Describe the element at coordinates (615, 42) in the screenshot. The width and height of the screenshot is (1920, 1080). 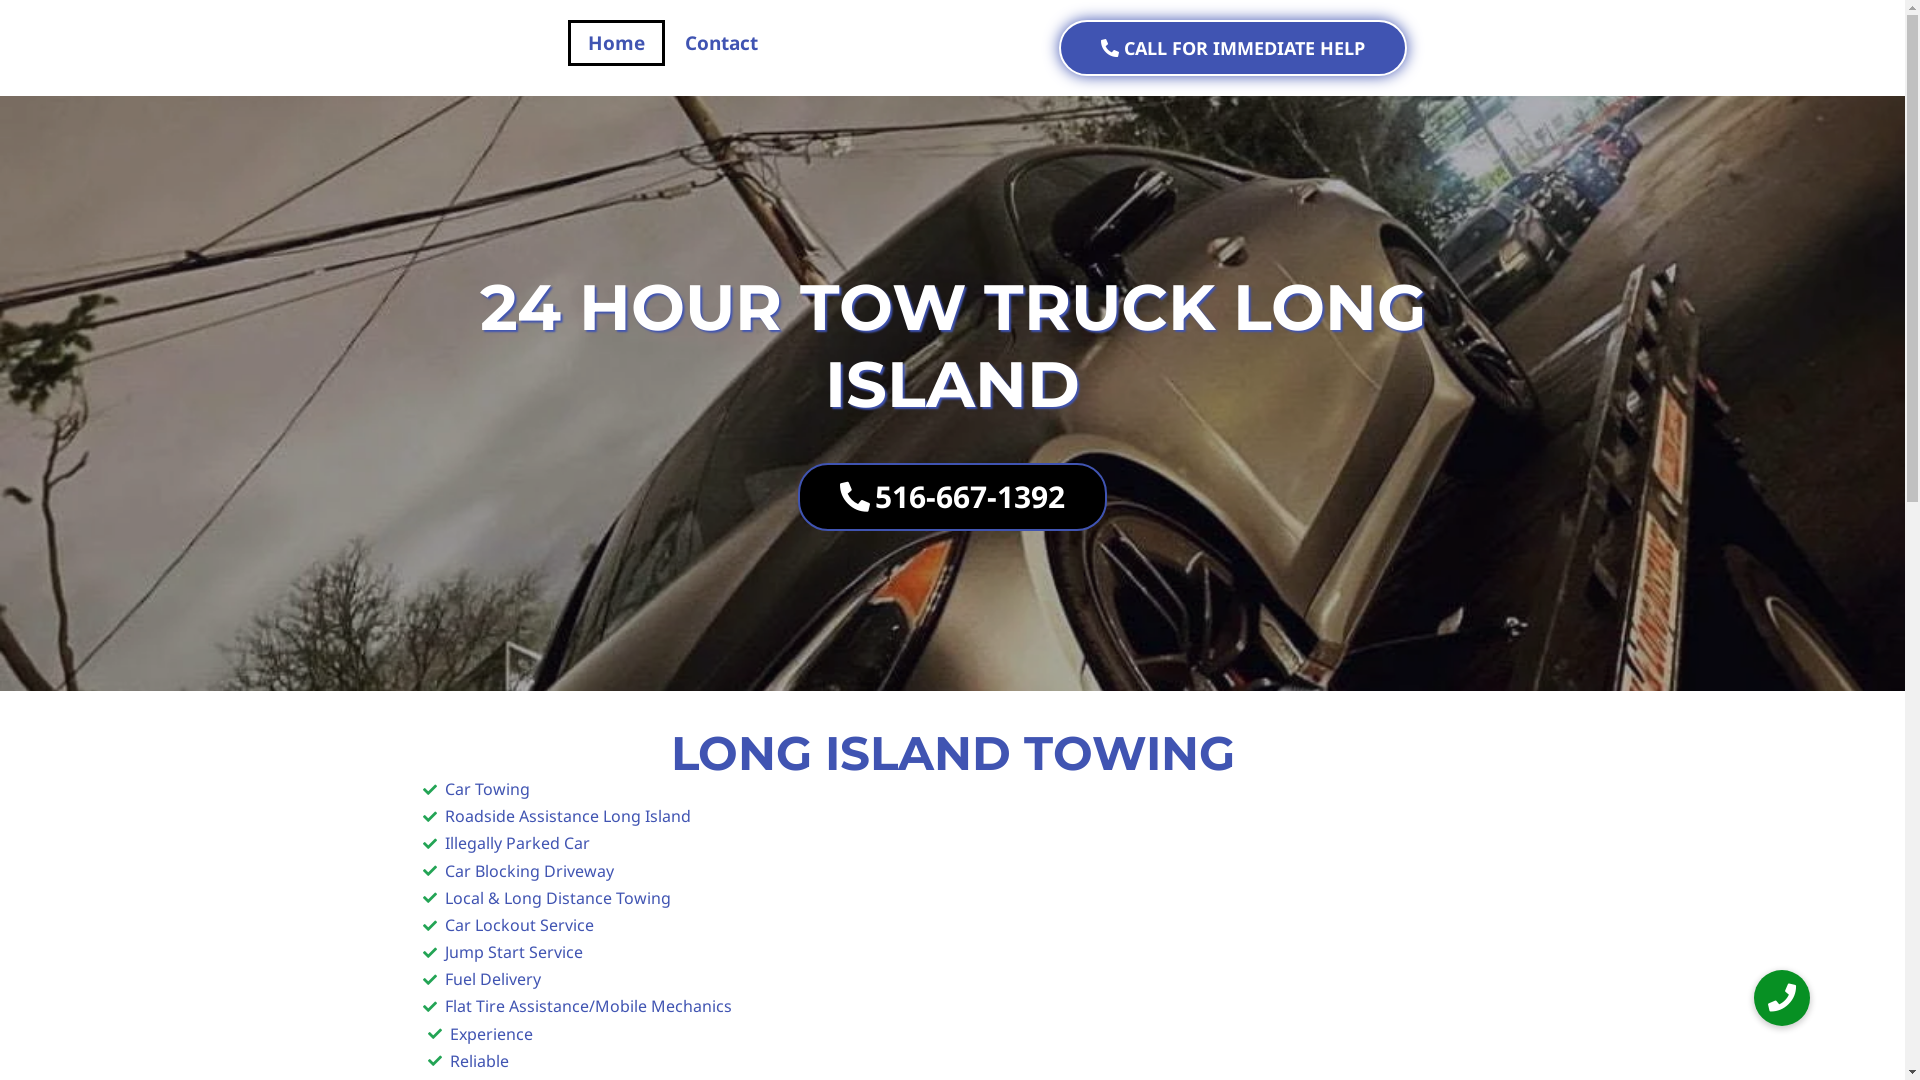
I see `'Home'` at that location.